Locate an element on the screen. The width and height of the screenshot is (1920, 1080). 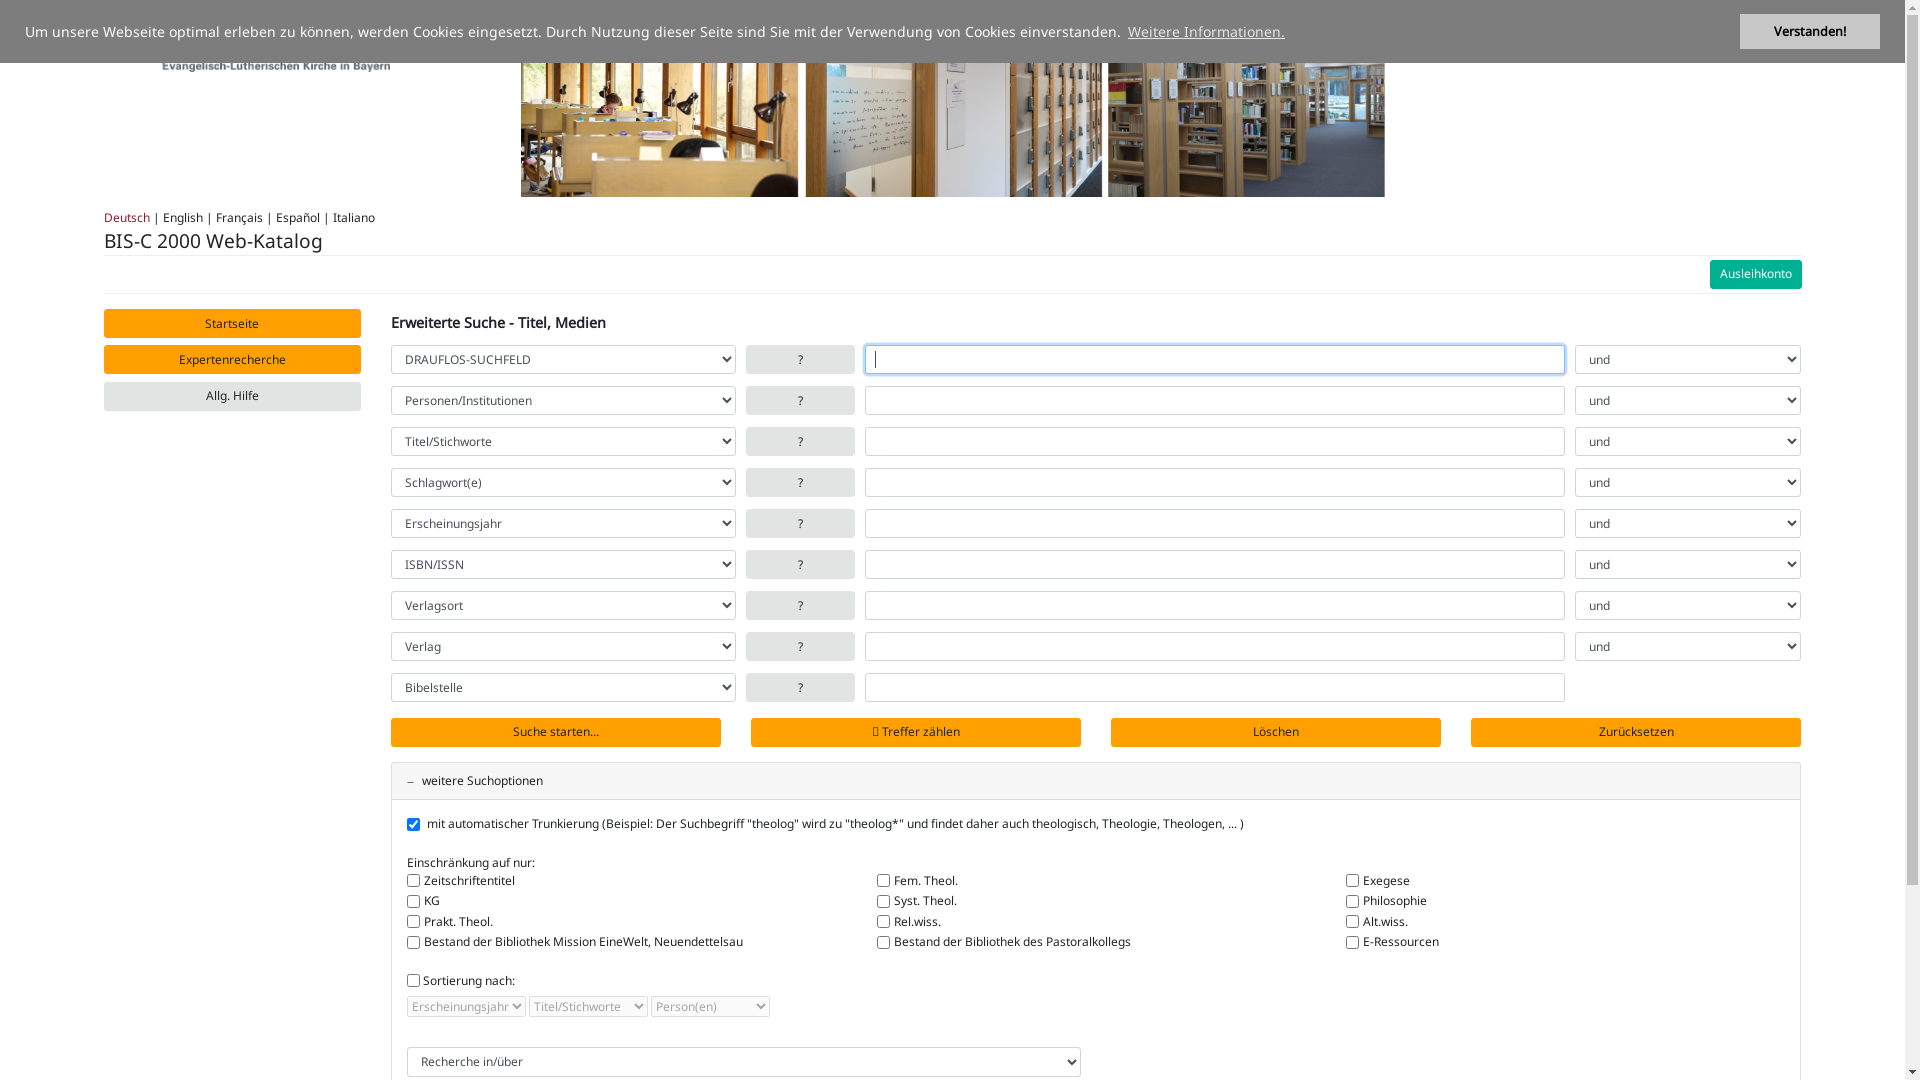
'Hilfe zu diesem Suchaspekt' is located at coordinates (800, 482).